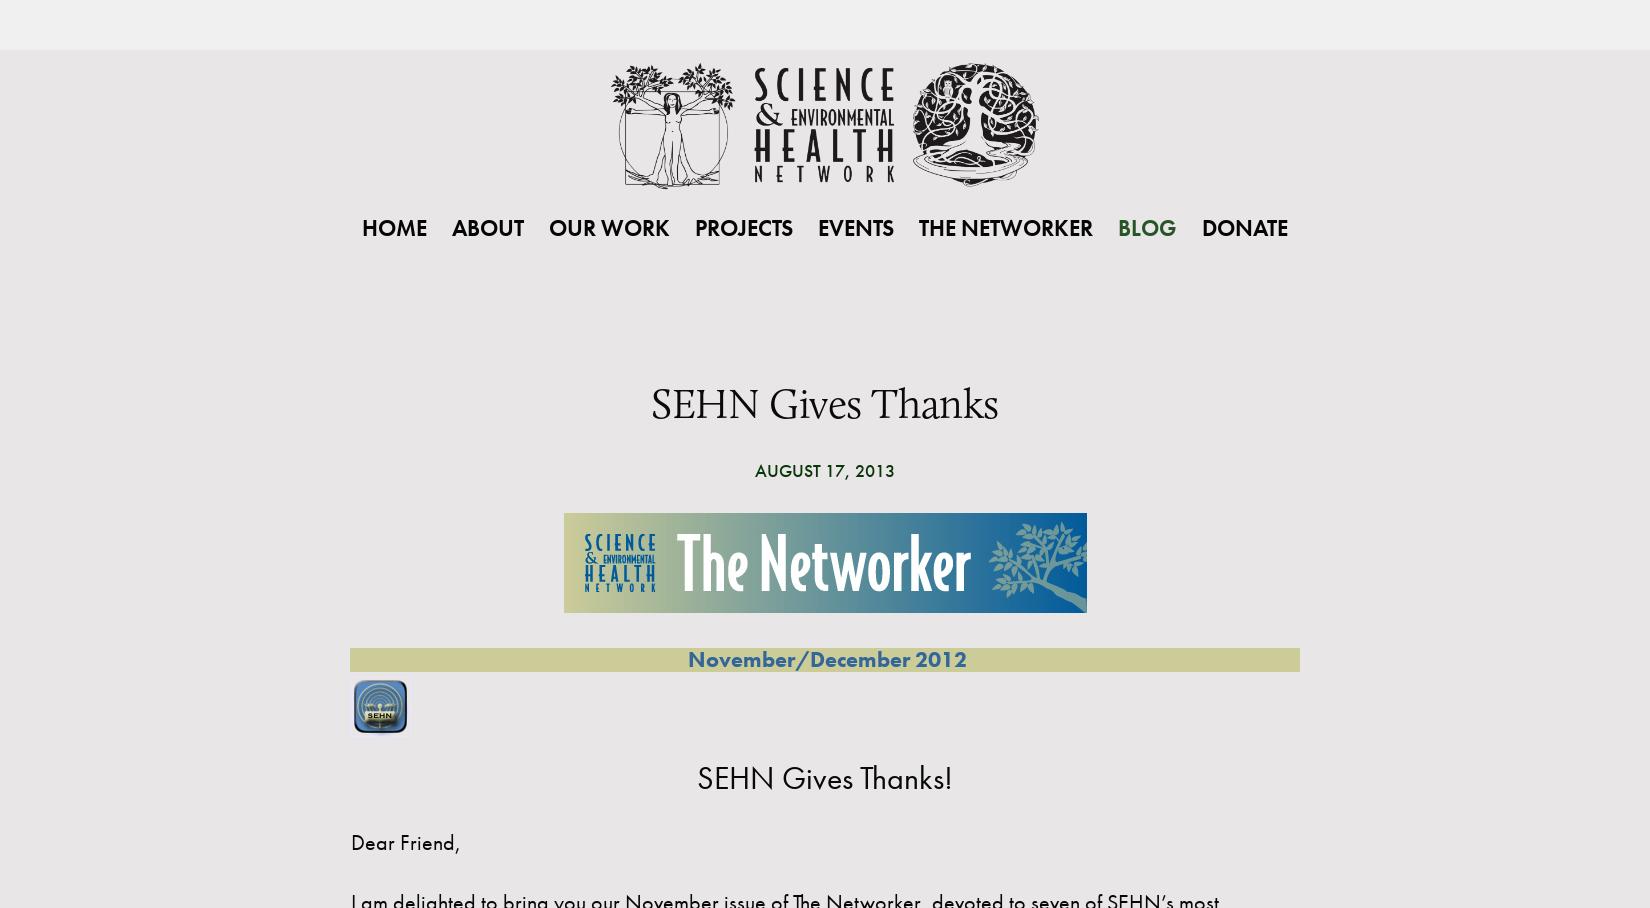 Image resolution: width=1650 pixels, height=908 pixels. Describe the element at coordinates (825, 659) in the screenshot. I see `'November/December 2012'` at that location.